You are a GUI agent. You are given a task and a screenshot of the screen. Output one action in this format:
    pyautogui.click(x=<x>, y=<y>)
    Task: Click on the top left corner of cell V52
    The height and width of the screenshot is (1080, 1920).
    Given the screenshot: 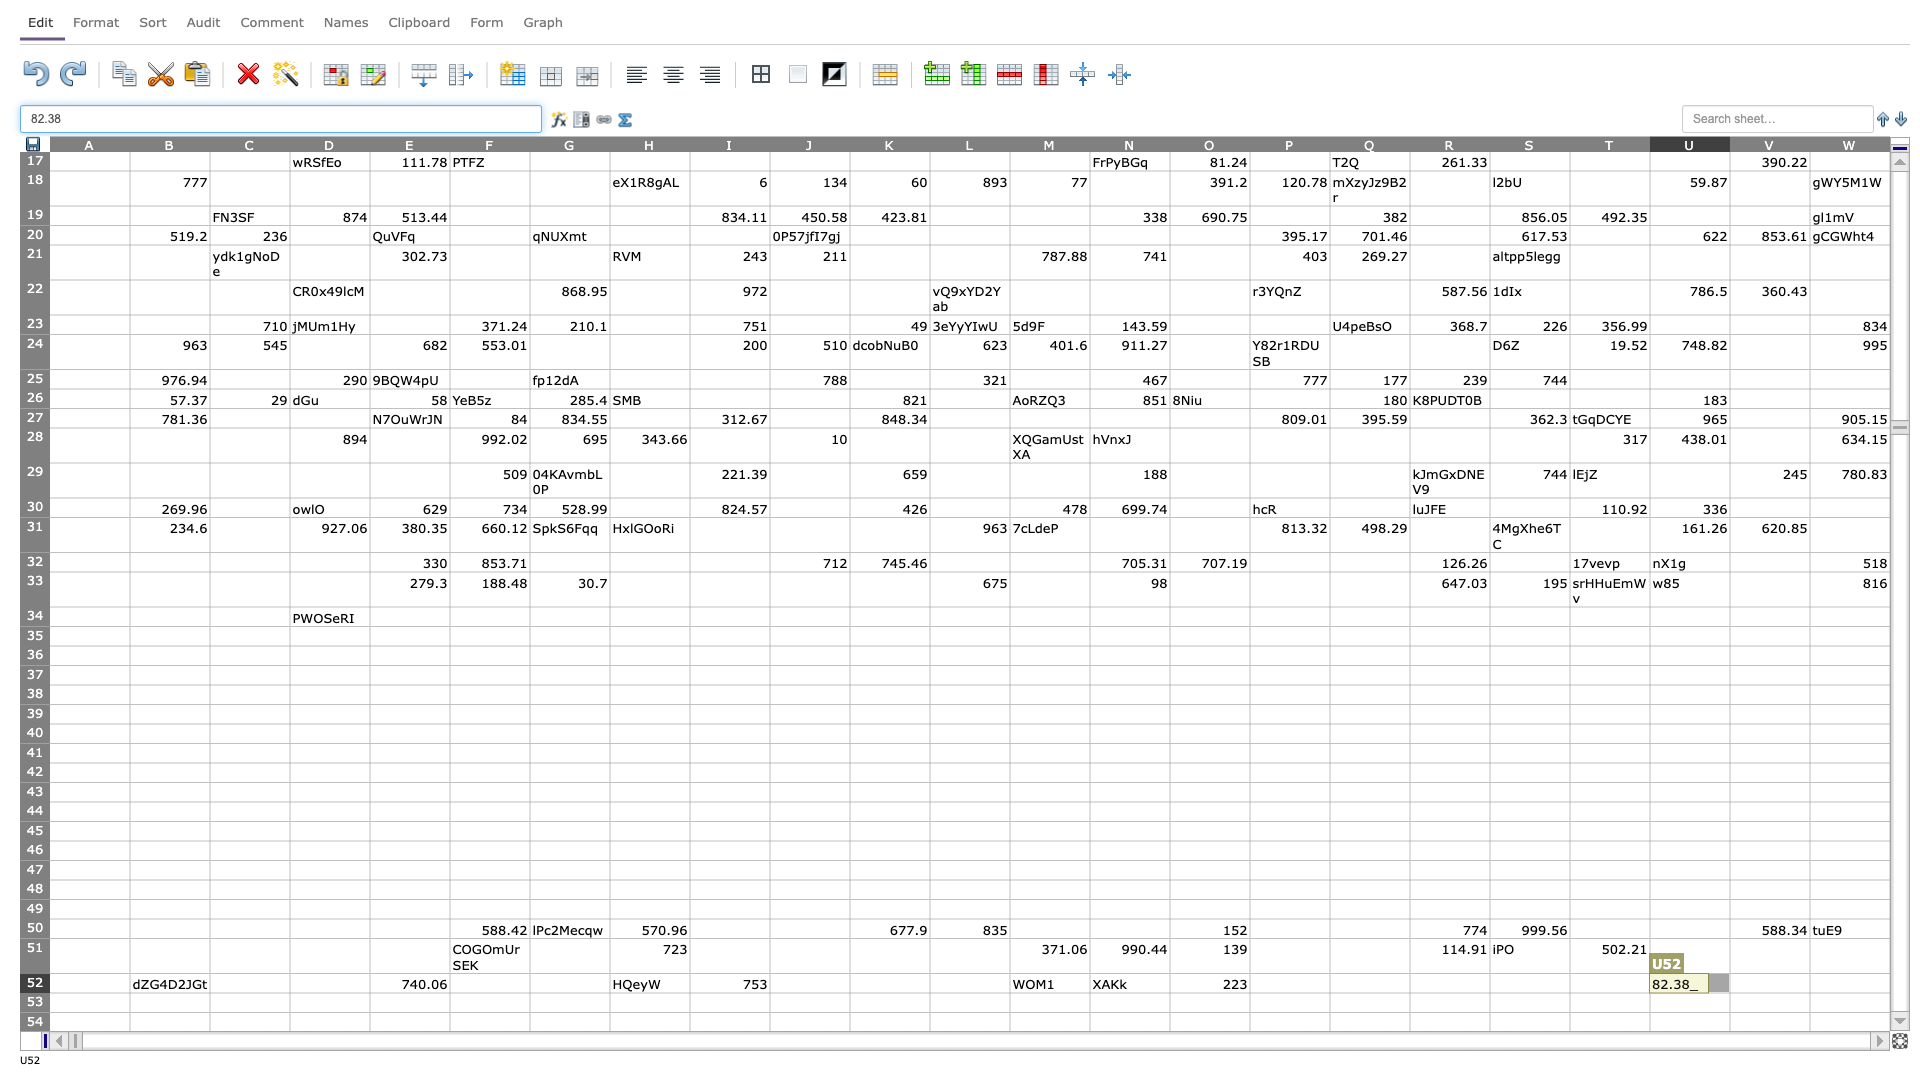 What is the action you would take?
    pyautogui.click(x=1728, y=972)
    